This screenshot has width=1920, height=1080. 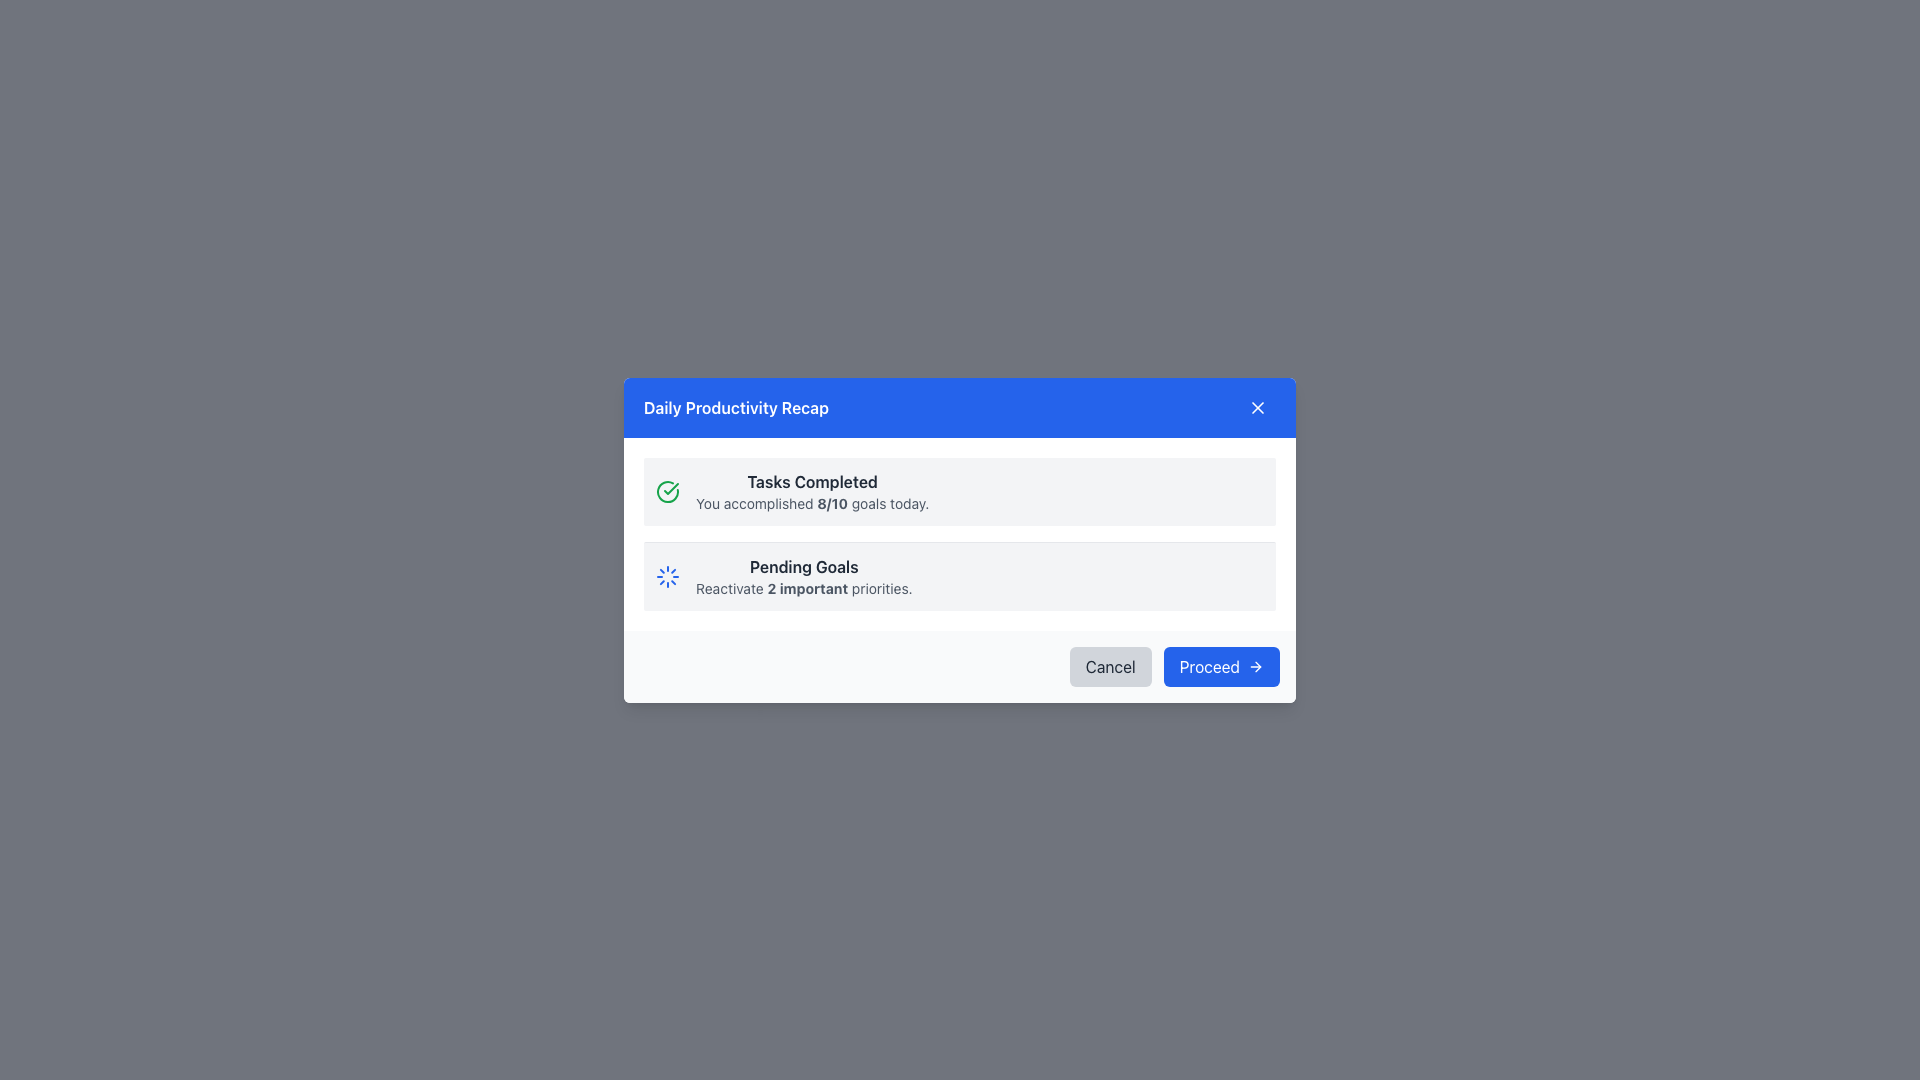 What do you see at coordinates (735, 406) in the screenshot?
I see `the text label displaying 'Daily Productivity Recap' which is styled with a white font color and positioned at the top-left side of the blue background bar in the modal interface` at bounding box center [735, 406].